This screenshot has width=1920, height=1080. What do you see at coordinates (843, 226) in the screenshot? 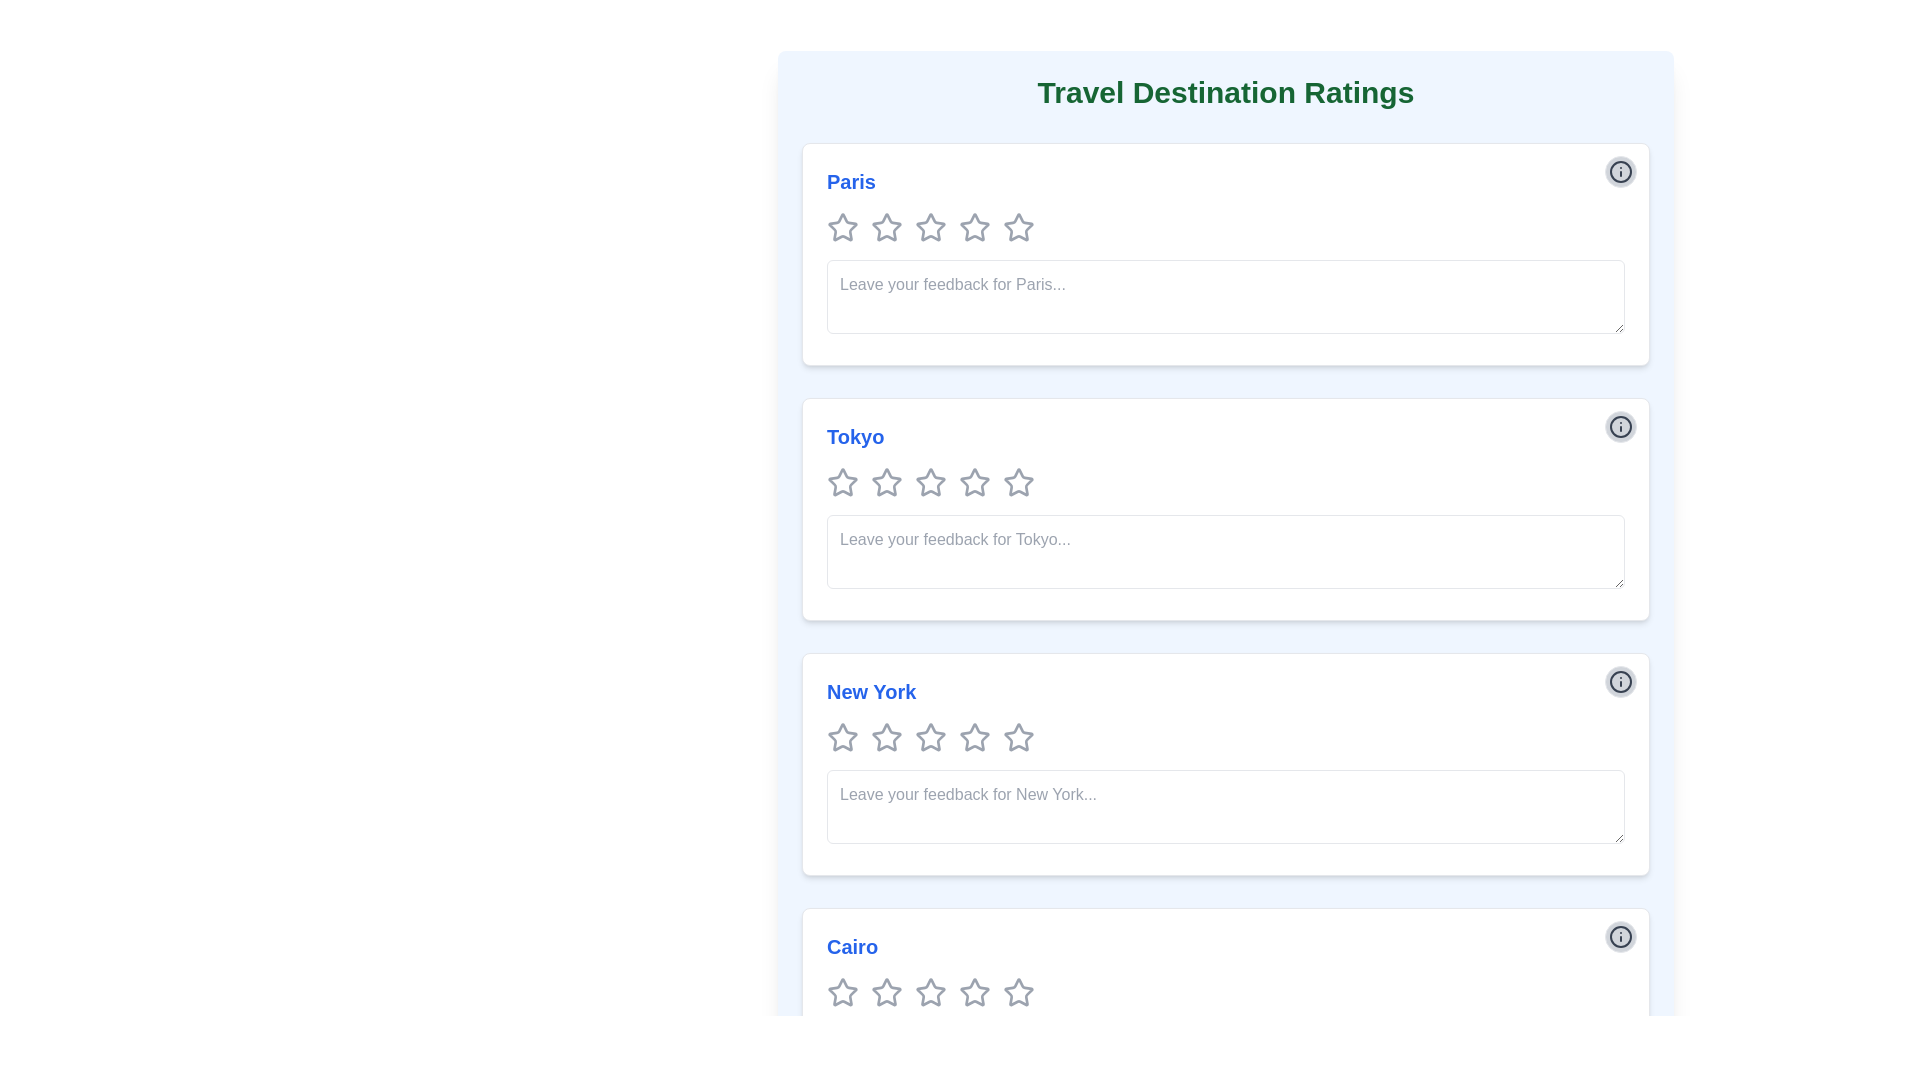
I see `the first star rating icon for the 'Paris' travel destination` at bounding box center [843, 226].